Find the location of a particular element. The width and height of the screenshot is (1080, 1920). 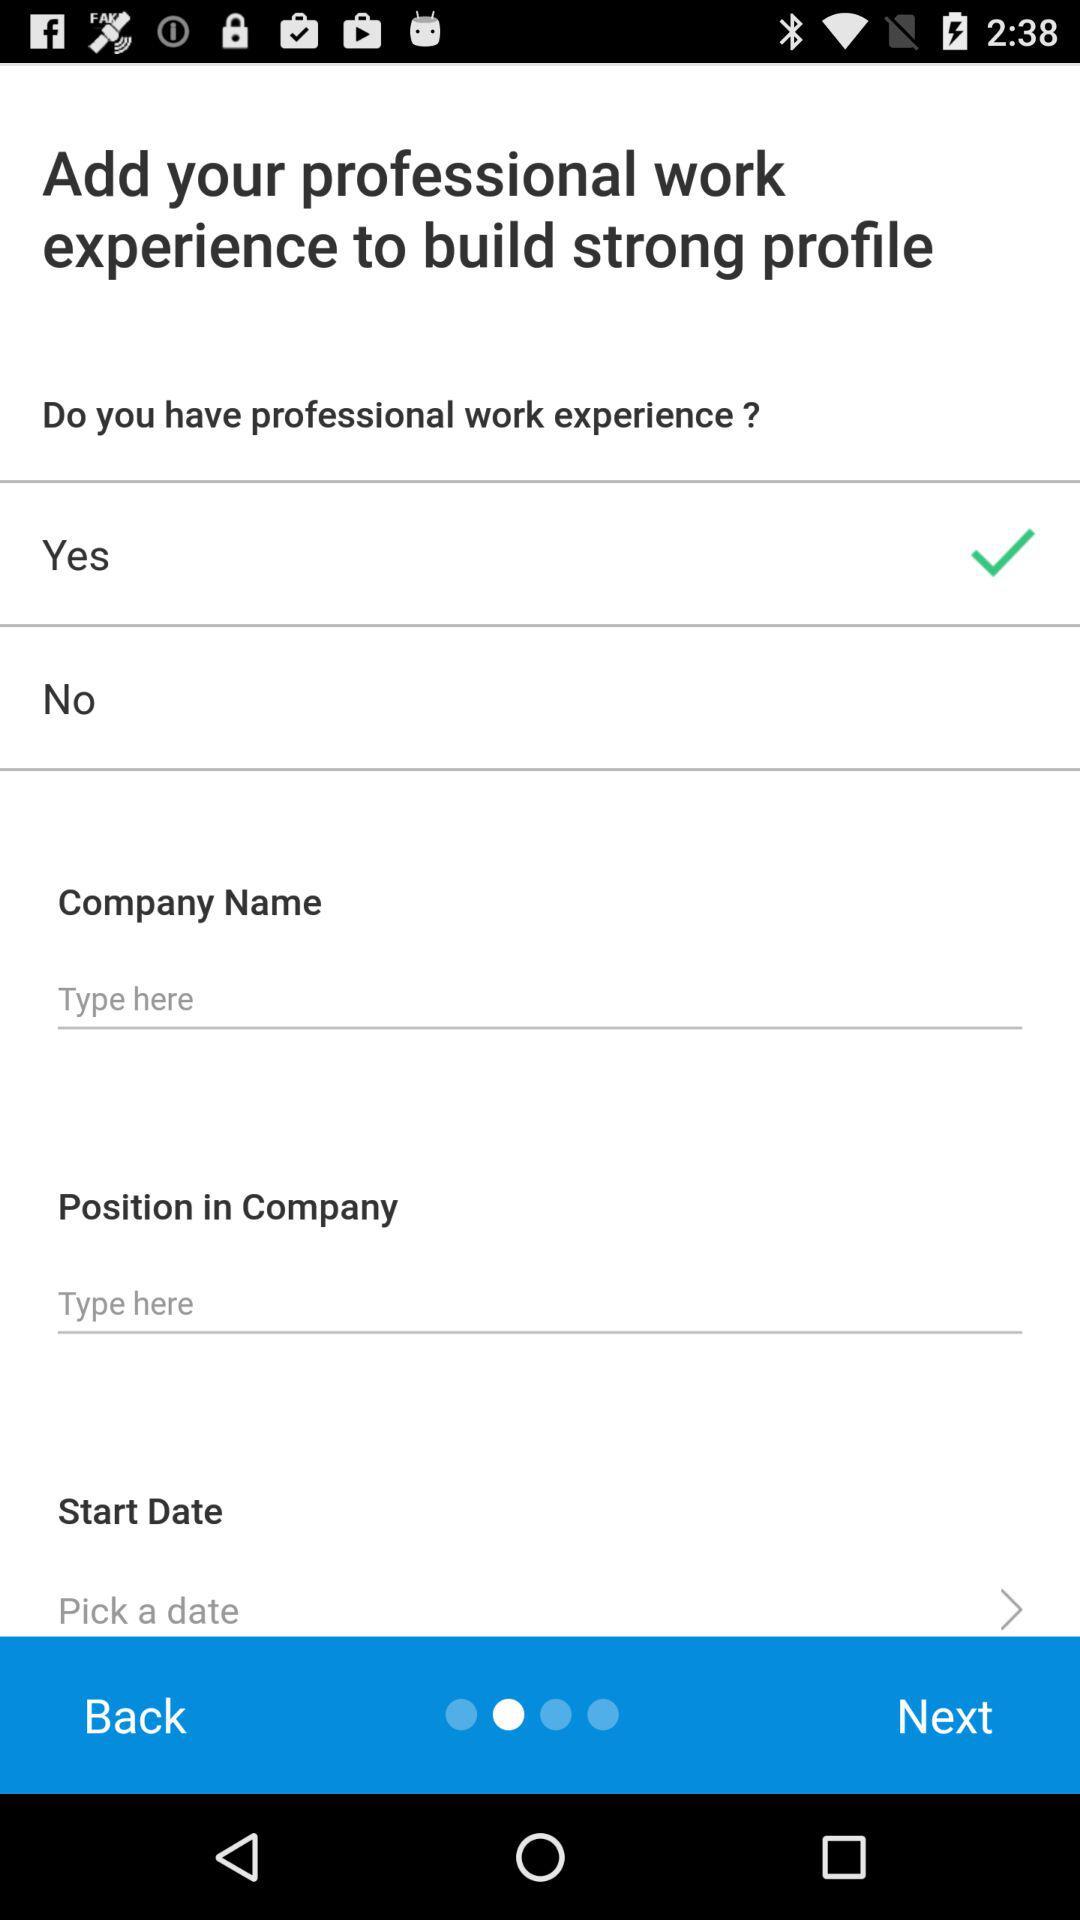

icon at the bottom left corner is located at coordinates (135, 1714).